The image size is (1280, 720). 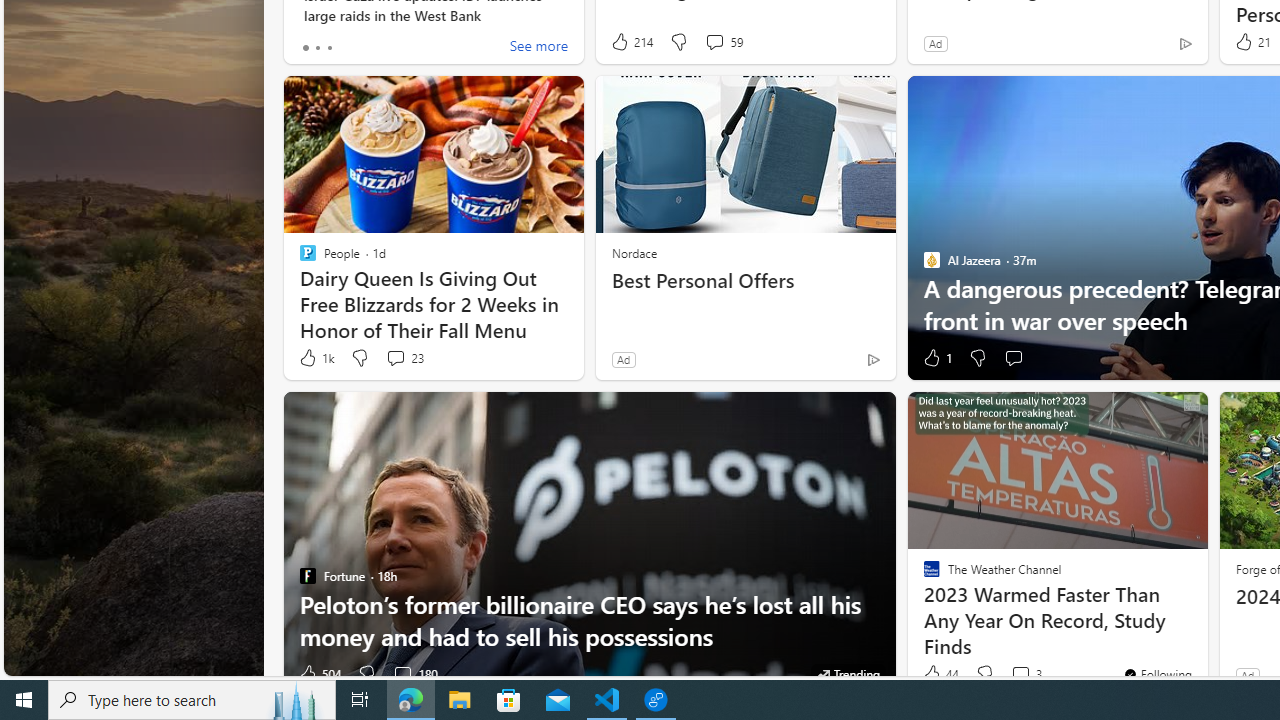 What do you see at coordinates (1157, 673) in the screenshot?
I see `'You'` at bounding box center [1157, 673].